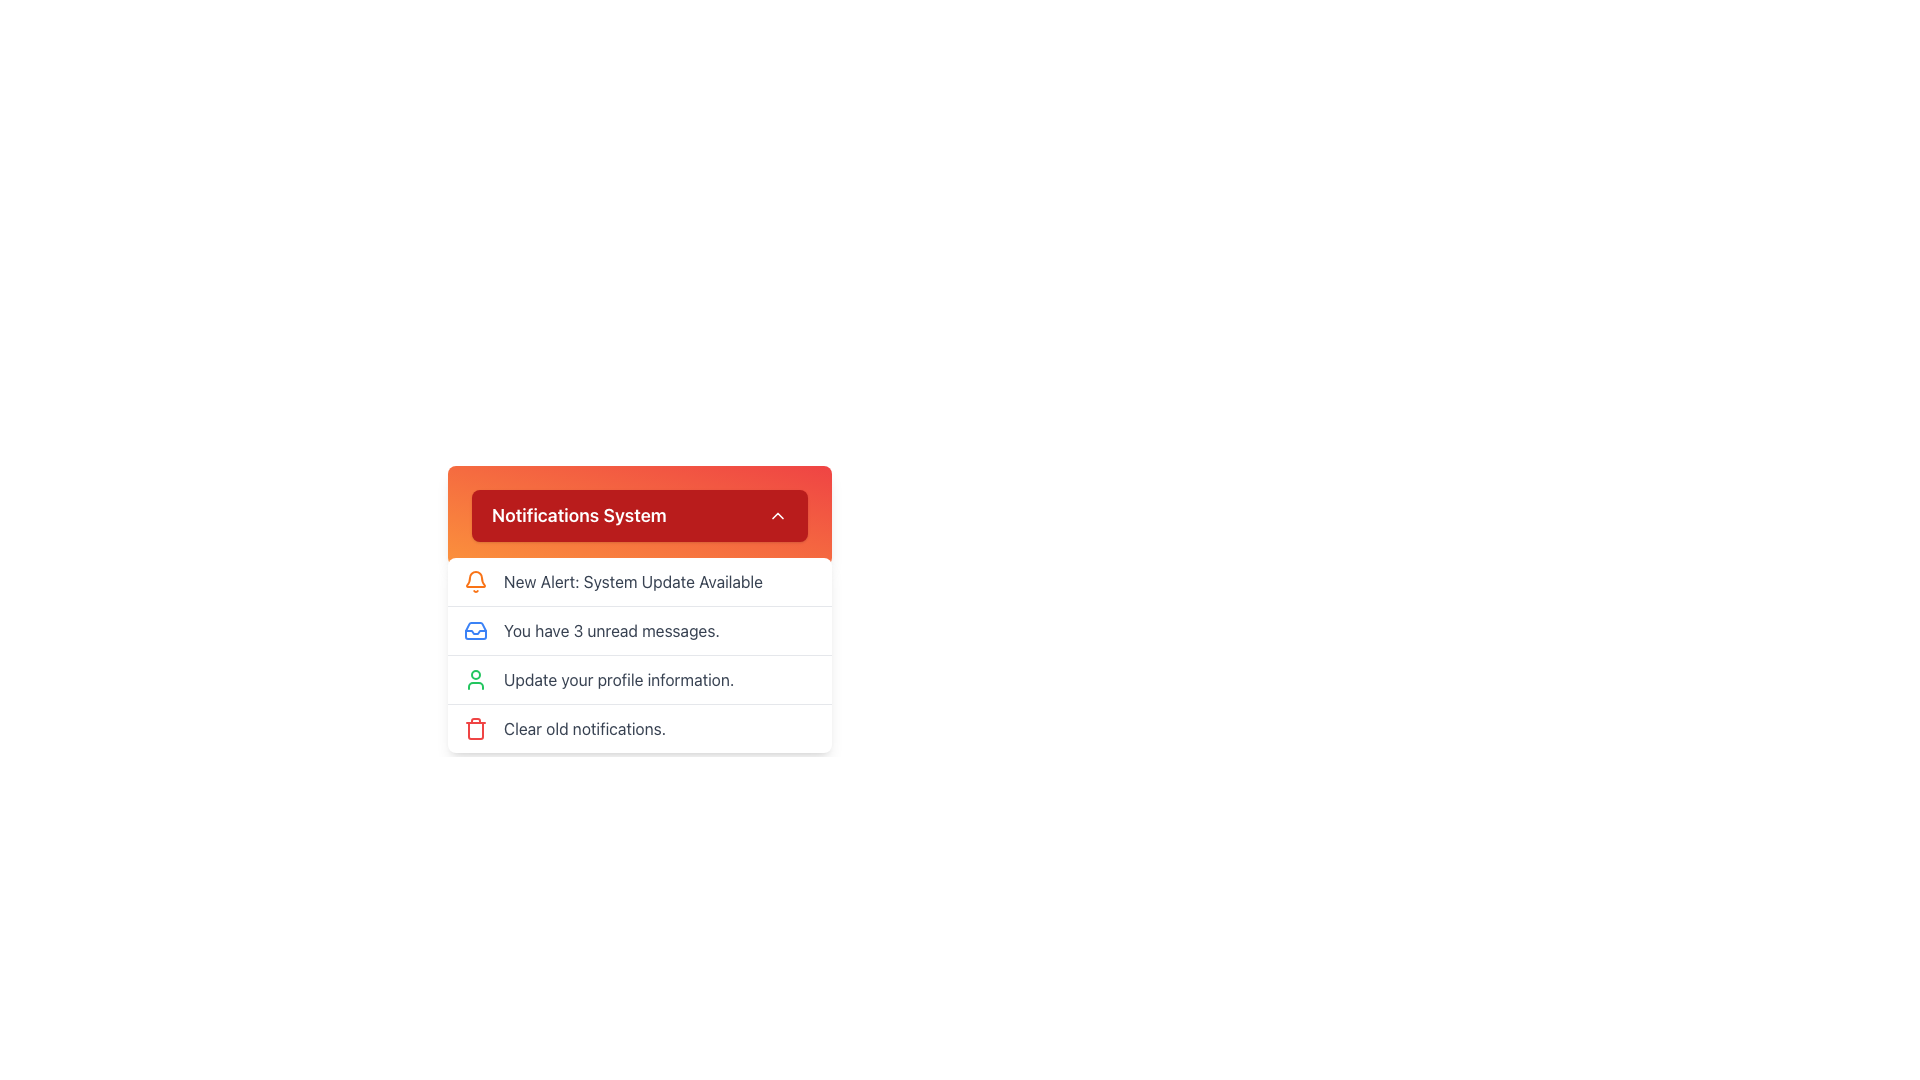  I want to click on the third text label in the notifications list, so click(618, 678).